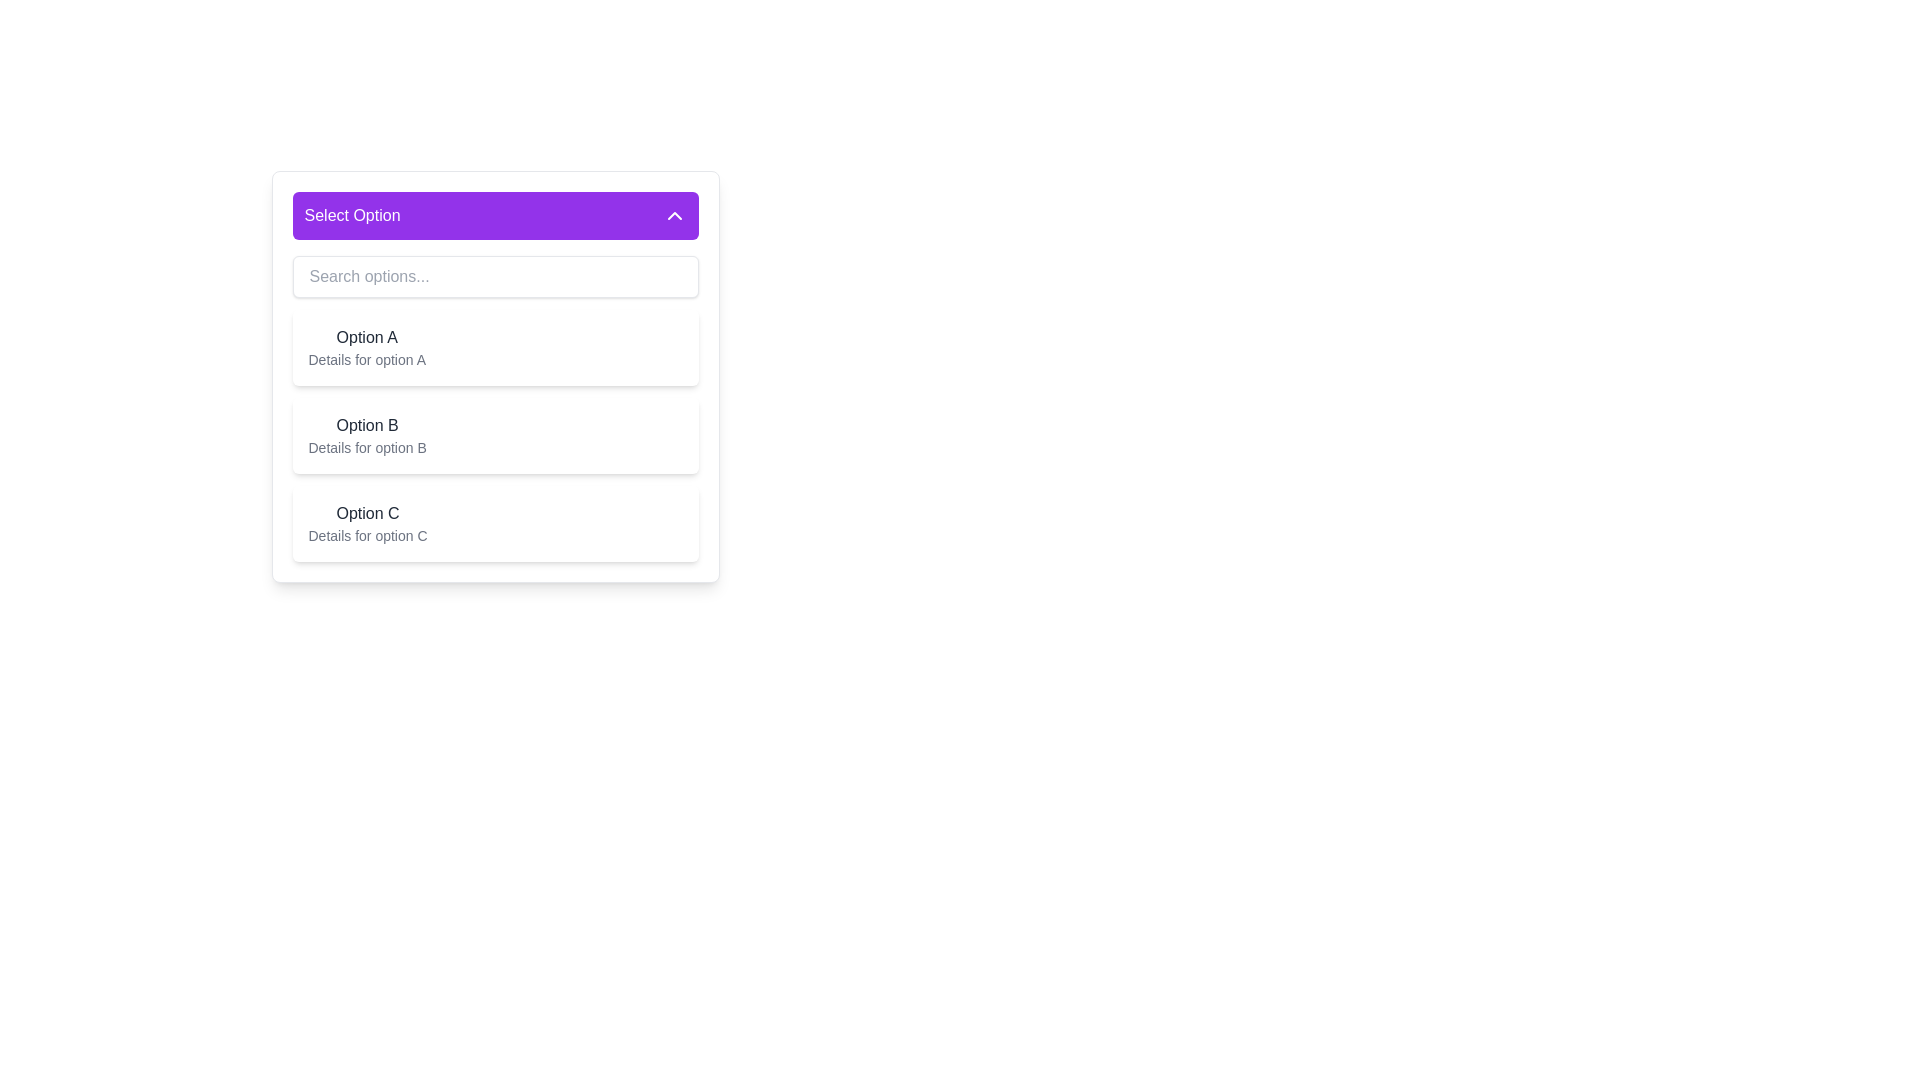  I want to click on static text label that displays 'Details for option A', which is positioned below the header text 'Option A' within a white rectangular card, so click(367, 358).